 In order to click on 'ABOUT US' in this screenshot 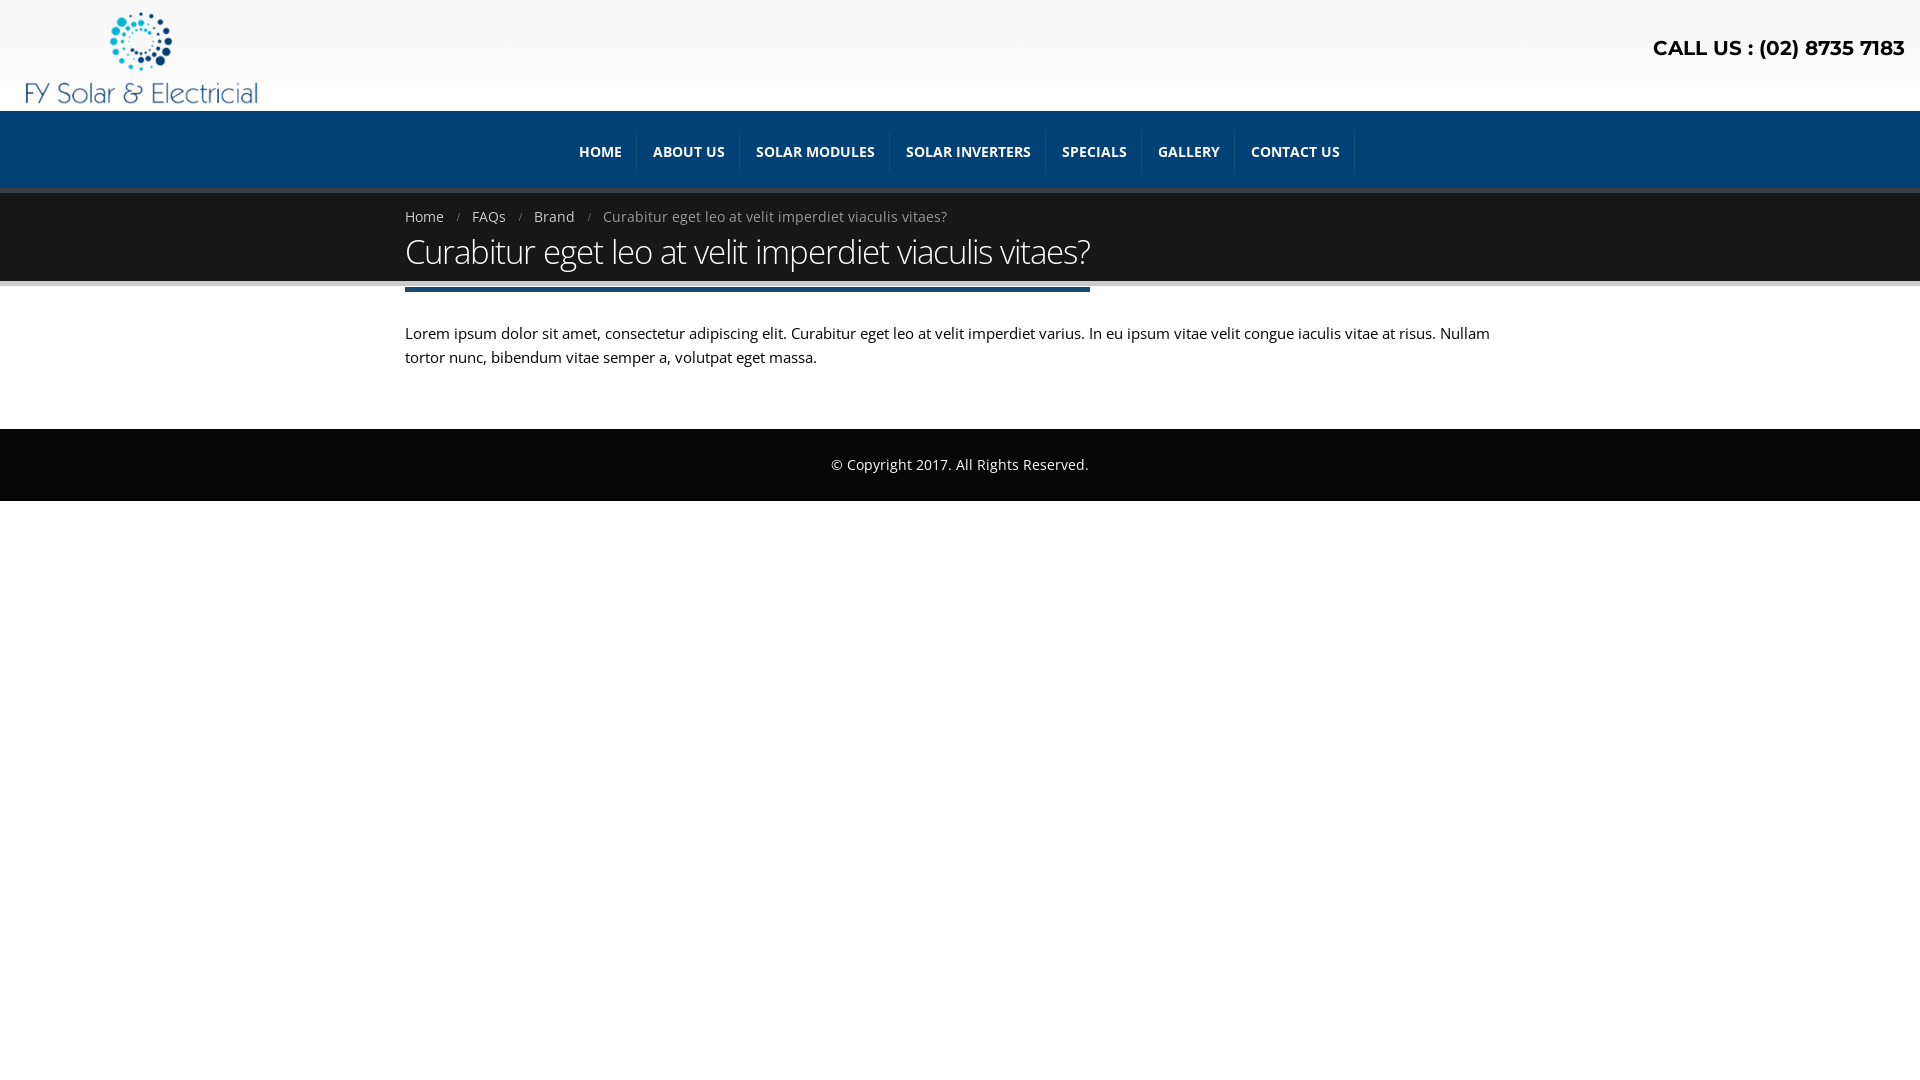, I will do `click(637, 150)`.